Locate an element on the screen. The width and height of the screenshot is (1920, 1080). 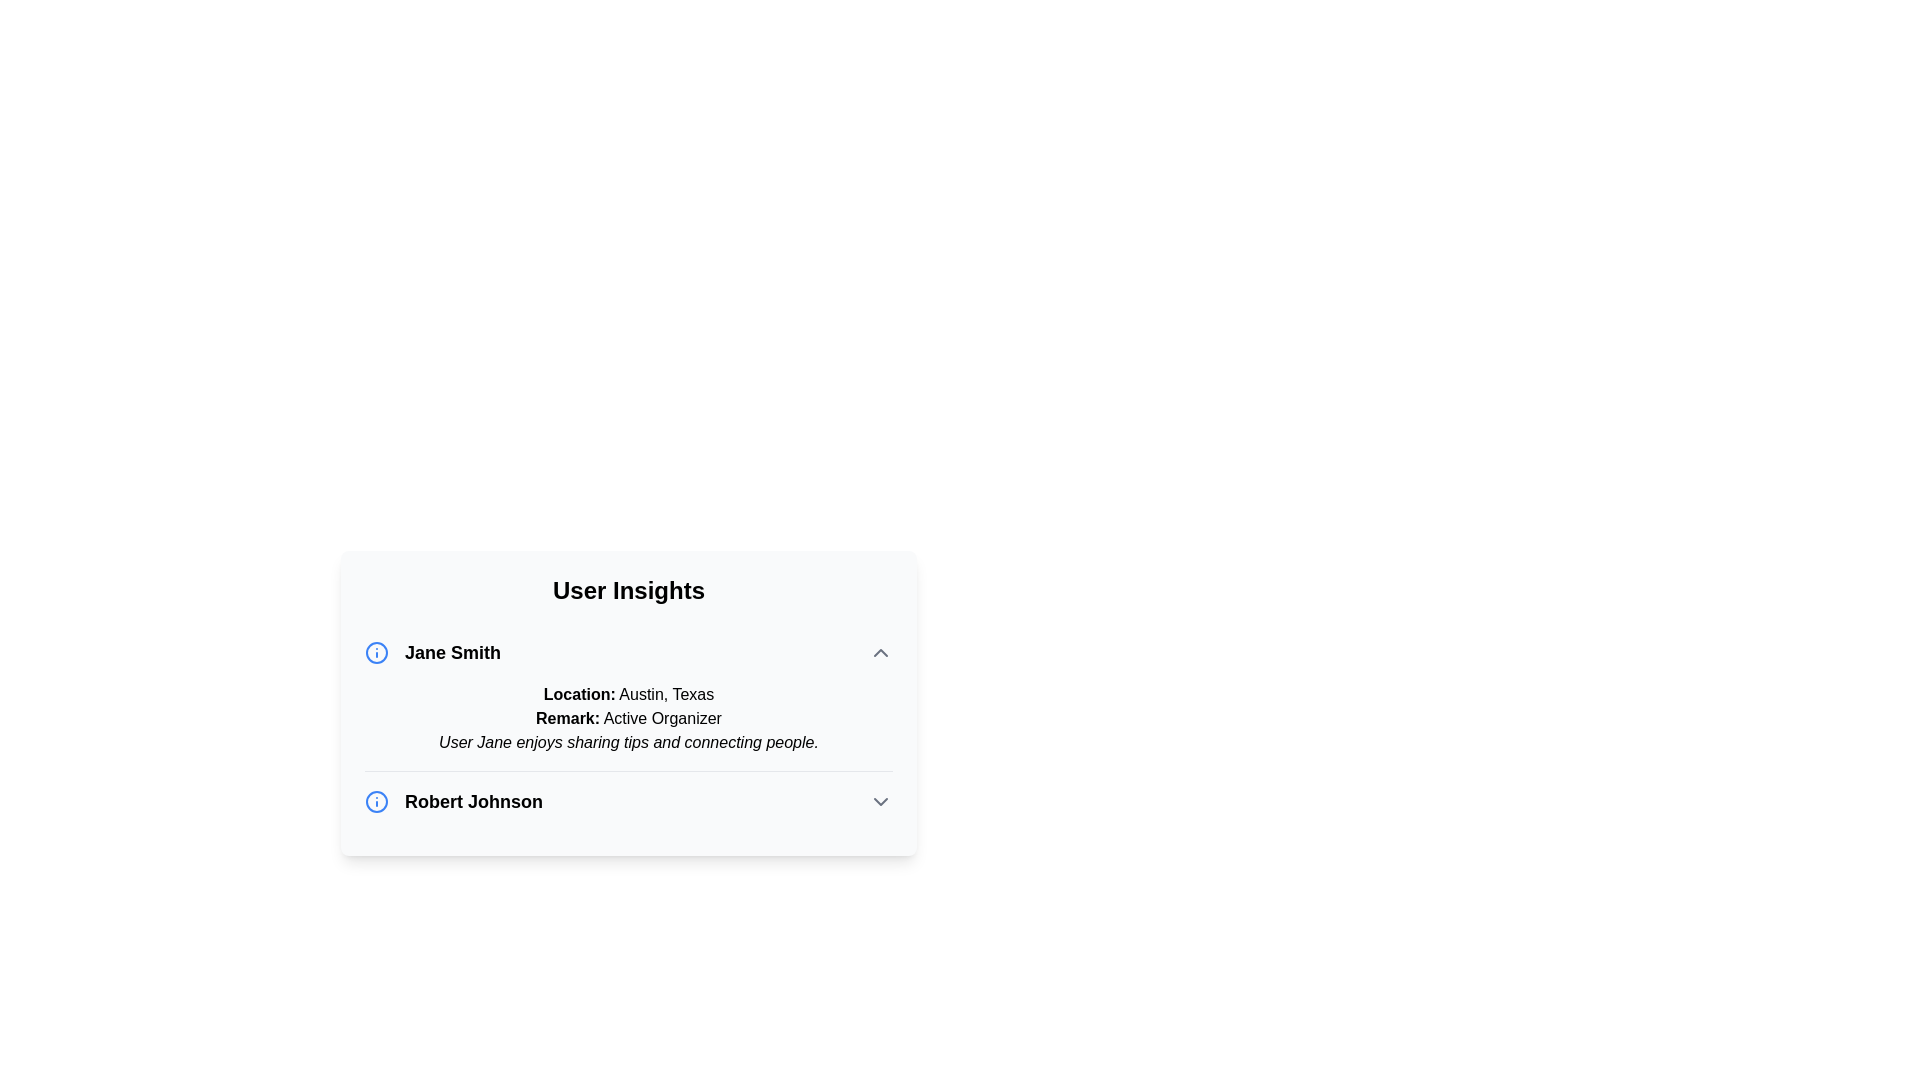
the informative icon associated with the 'Jane Smith' user entry in the 'User Insights' section is located at coordinates (377, 652).